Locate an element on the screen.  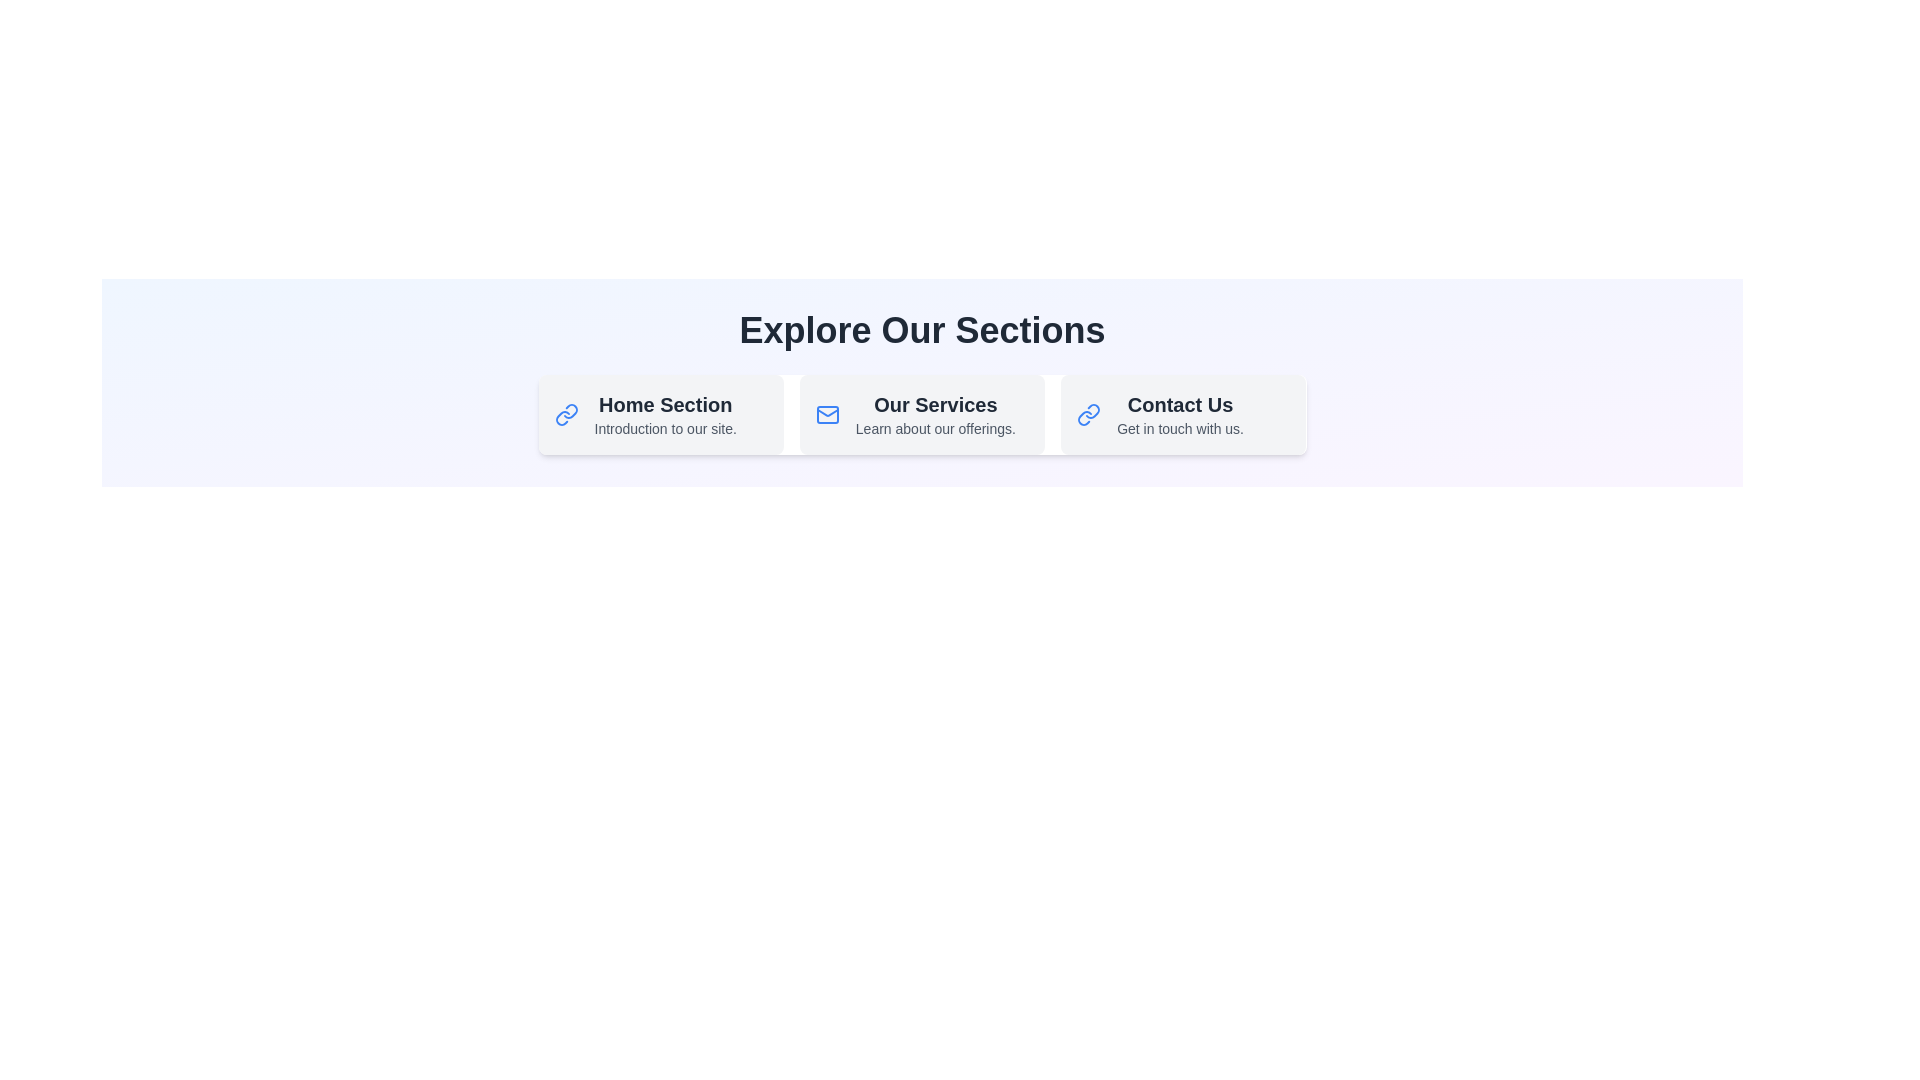
the icon representing a link or connection located to the left of the 'Contact Us' title in the 'Contact Us' card is located at coordinates (1088, 414).